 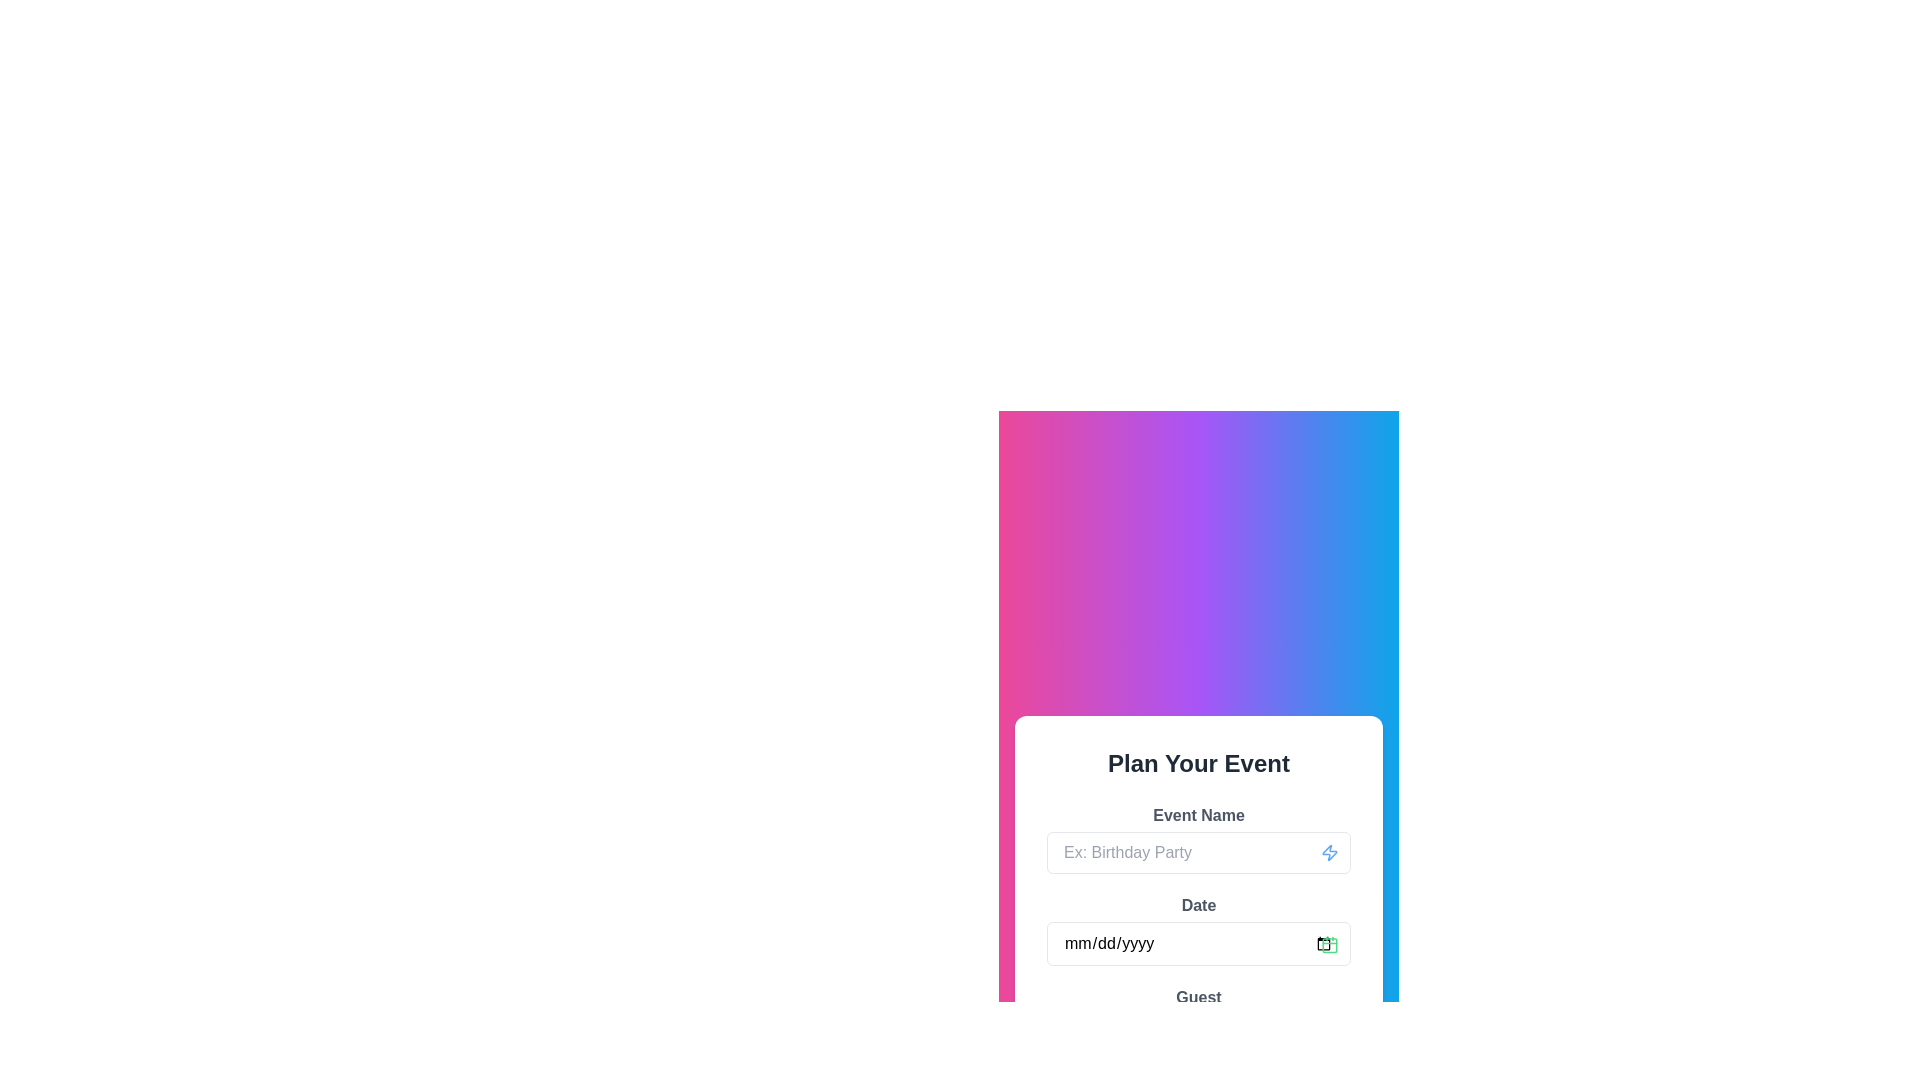 I want to click on the Text label element that serves as the header for the section, located within a white card with rounded borders, positioned above input fields for 'Event Name' and 'Date', so click(x=1199, y=763).